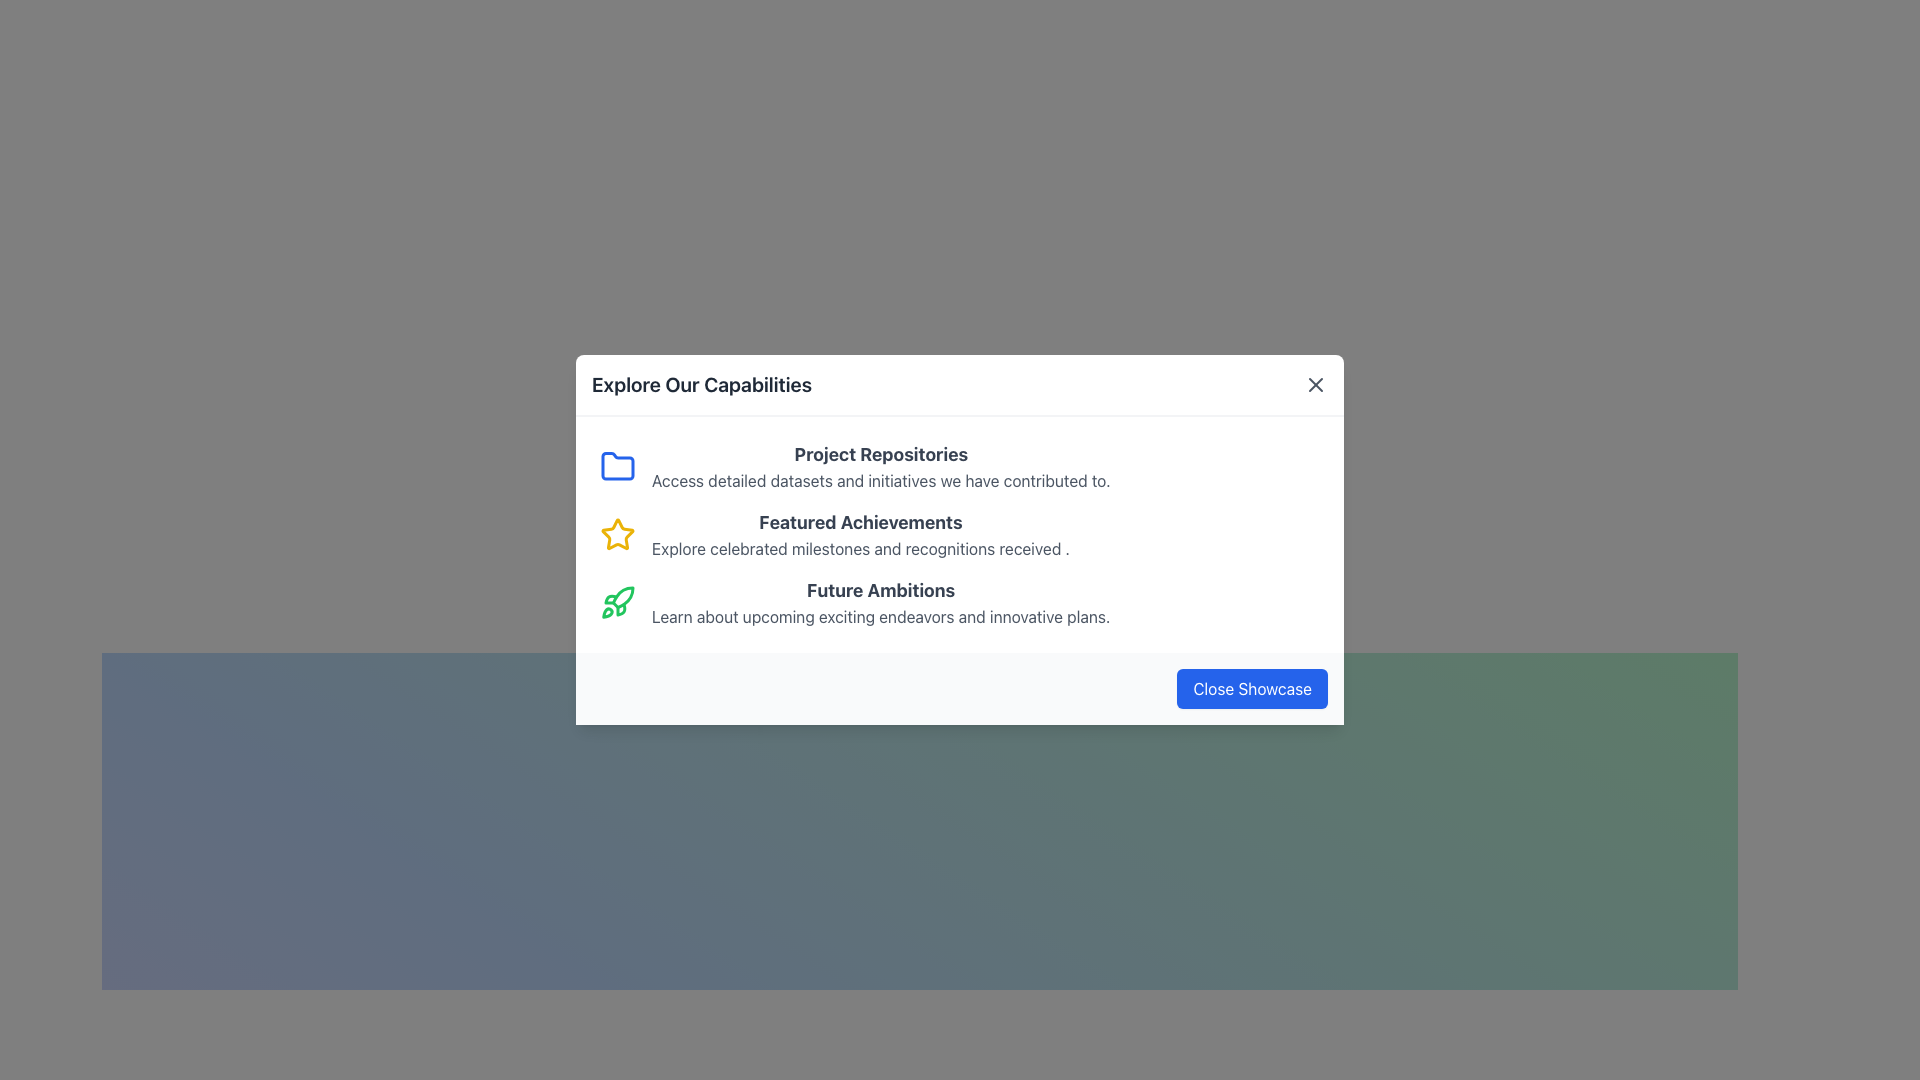 Image resolution: width=1920 pixels, height=1080 pixels. What do you see at coordinates (960, 466) in the screenshot?
I see `the 'Project Repositories' list item, which is the first item in a column under the title 'Explore Our Capabilities'` at bounding box center [960, 466].